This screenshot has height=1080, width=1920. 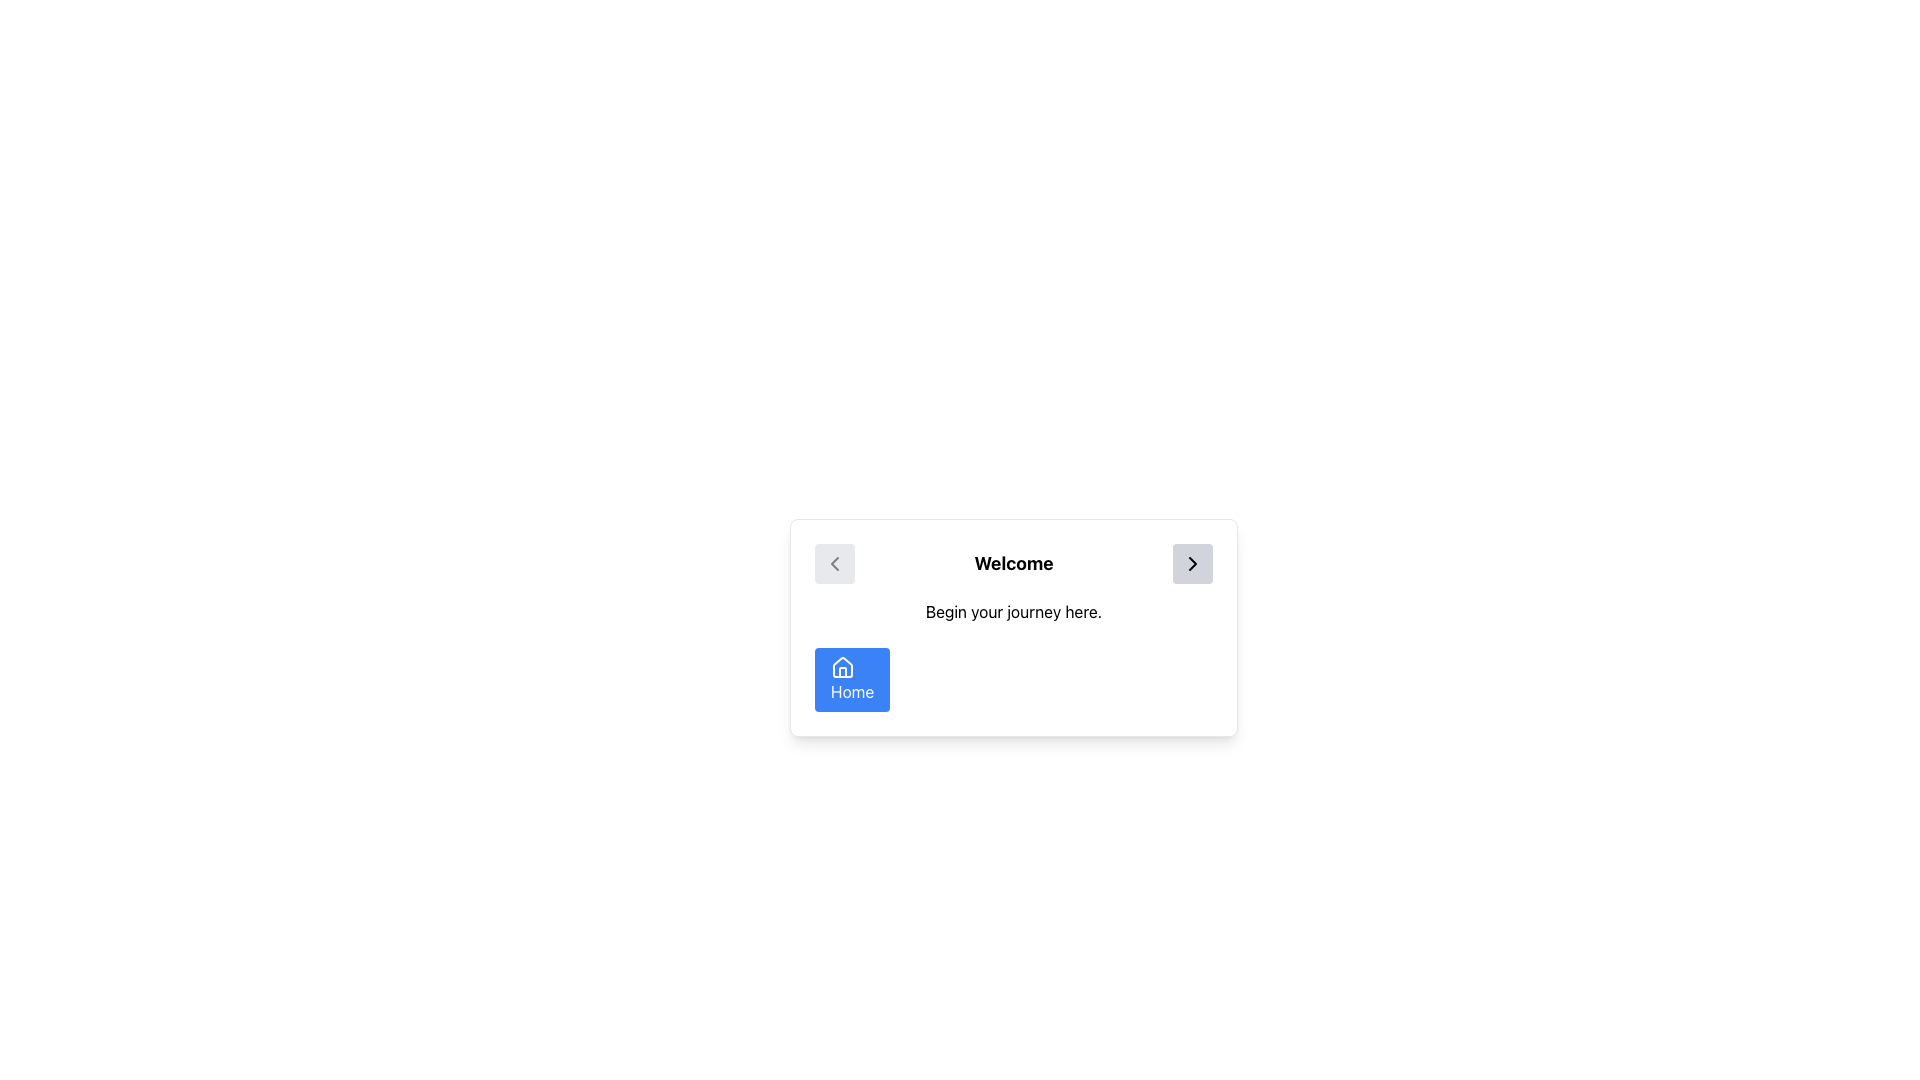 What do you see at coordinates (852, 678) in the screenshot?
I see `the 'Home' button located at the bottom-left of the horizontal flexbox panel` at bounding box center [852, 678].